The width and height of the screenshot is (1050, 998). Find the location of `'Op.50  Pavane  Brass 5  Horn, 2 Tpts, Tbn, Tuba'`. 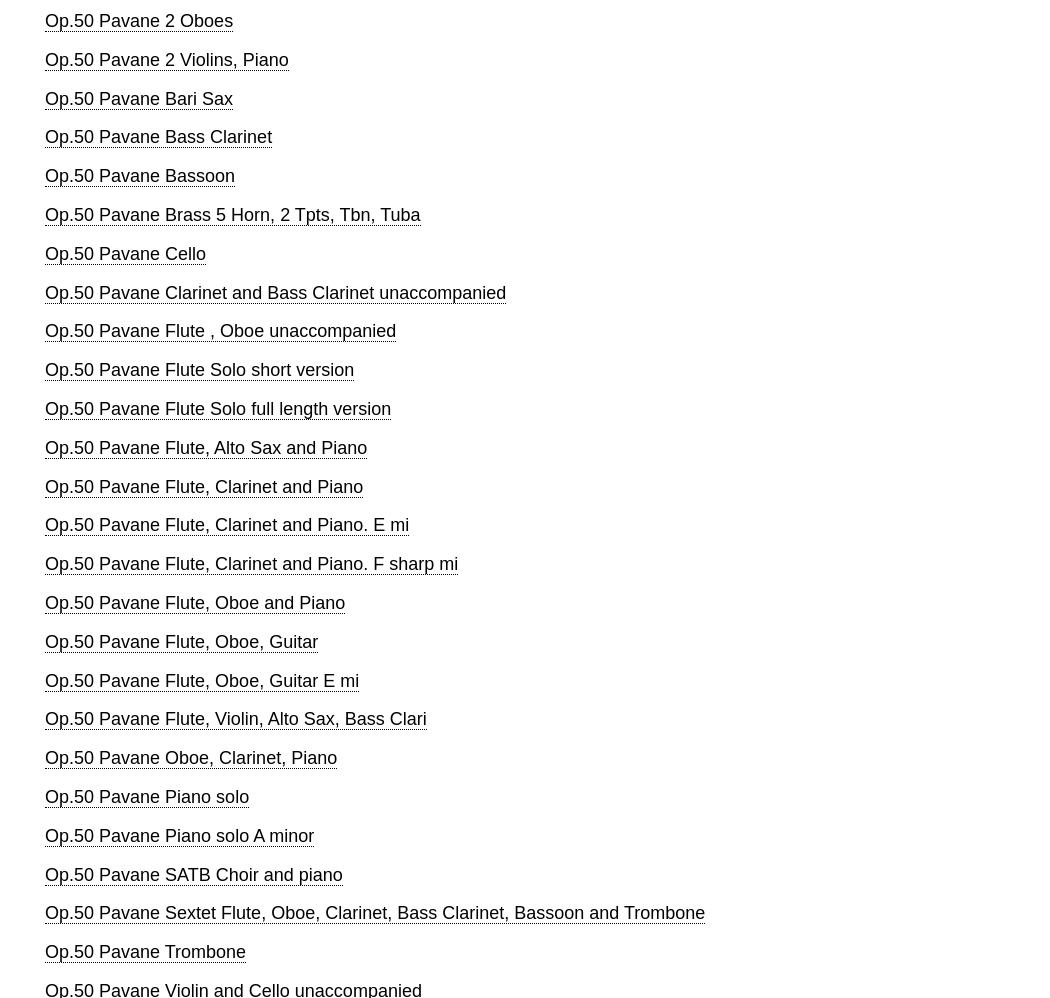

'Op.50  Pavane  Brass 5  Horn, 2 Tpts, Tbn, Tuba' is located at coordinates (44, 214).